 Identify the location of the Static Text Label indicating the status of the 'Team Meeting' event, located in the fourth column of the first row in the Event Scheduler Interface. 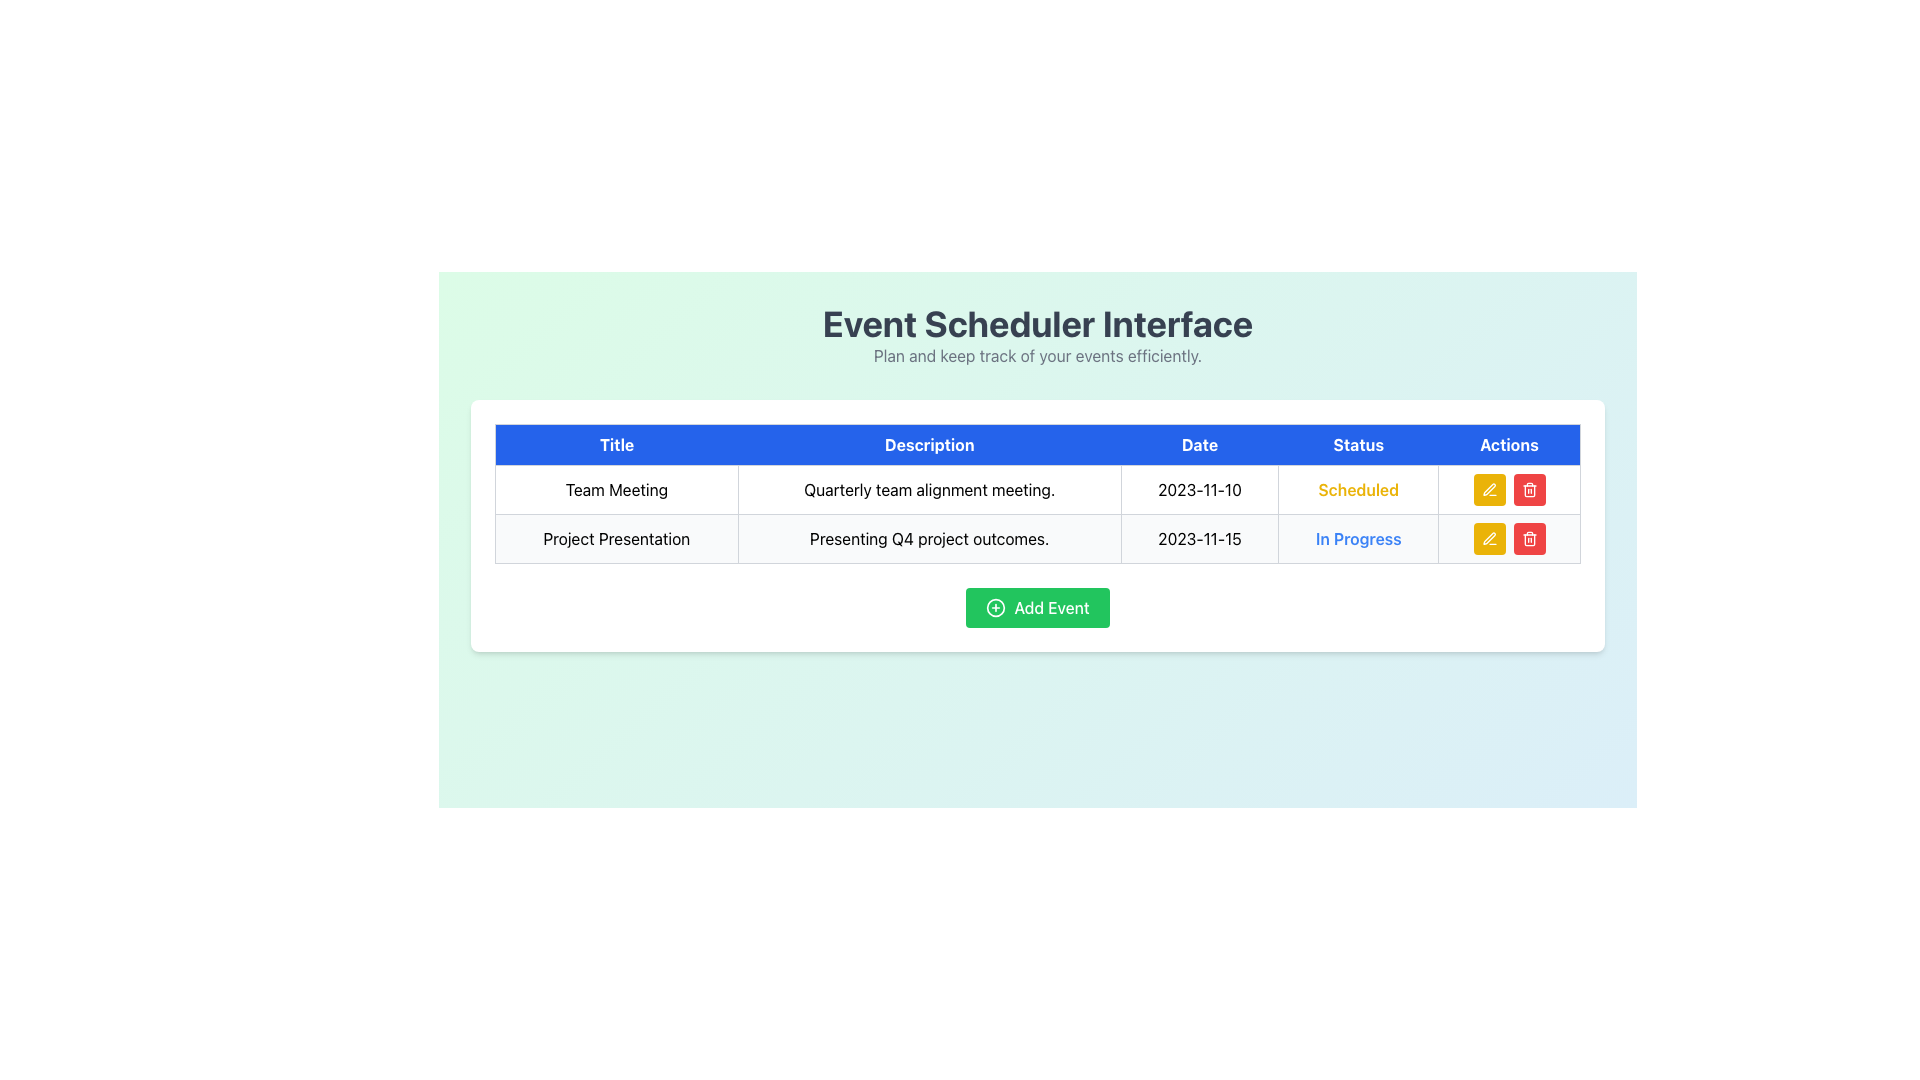
(1358, 489).